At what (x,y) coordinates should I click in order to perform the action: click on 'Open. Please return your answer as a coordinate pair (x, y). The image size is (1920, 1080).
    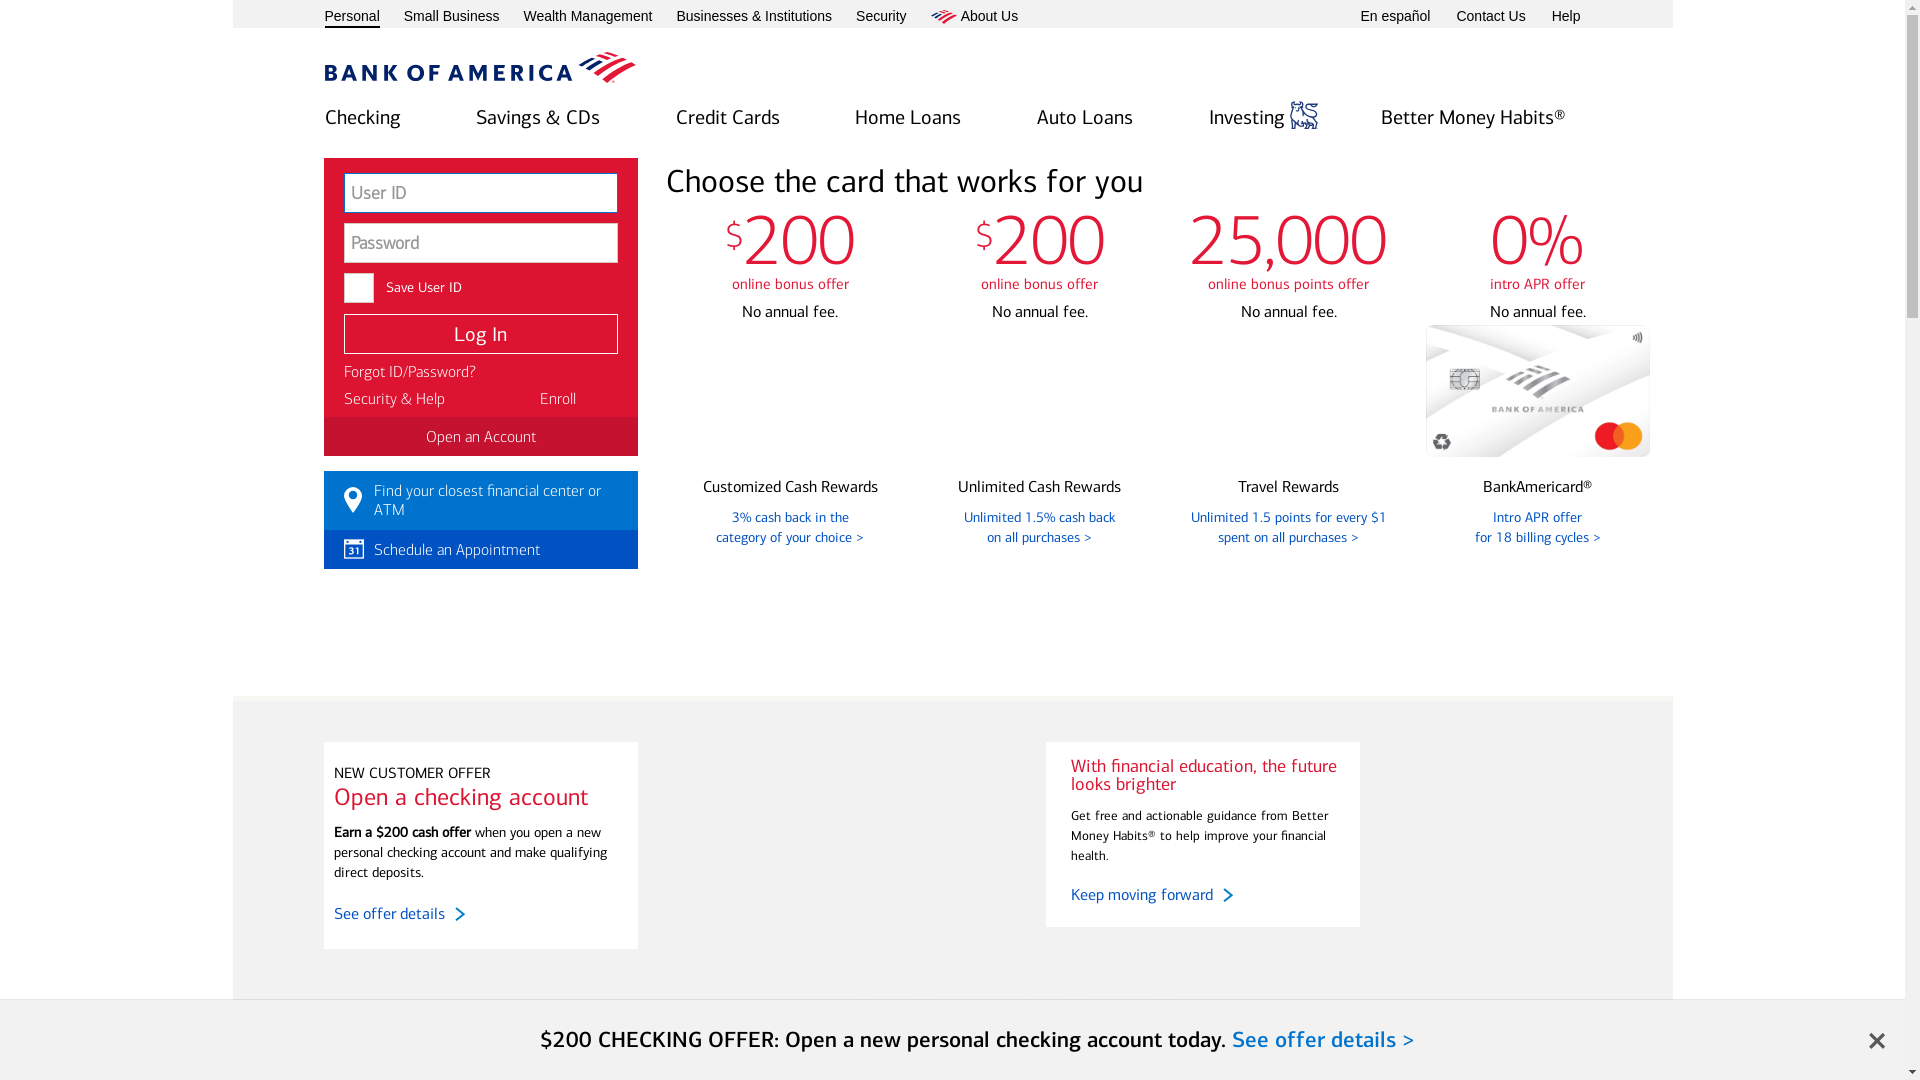
    Looking at the image, I should click on (361, 119).